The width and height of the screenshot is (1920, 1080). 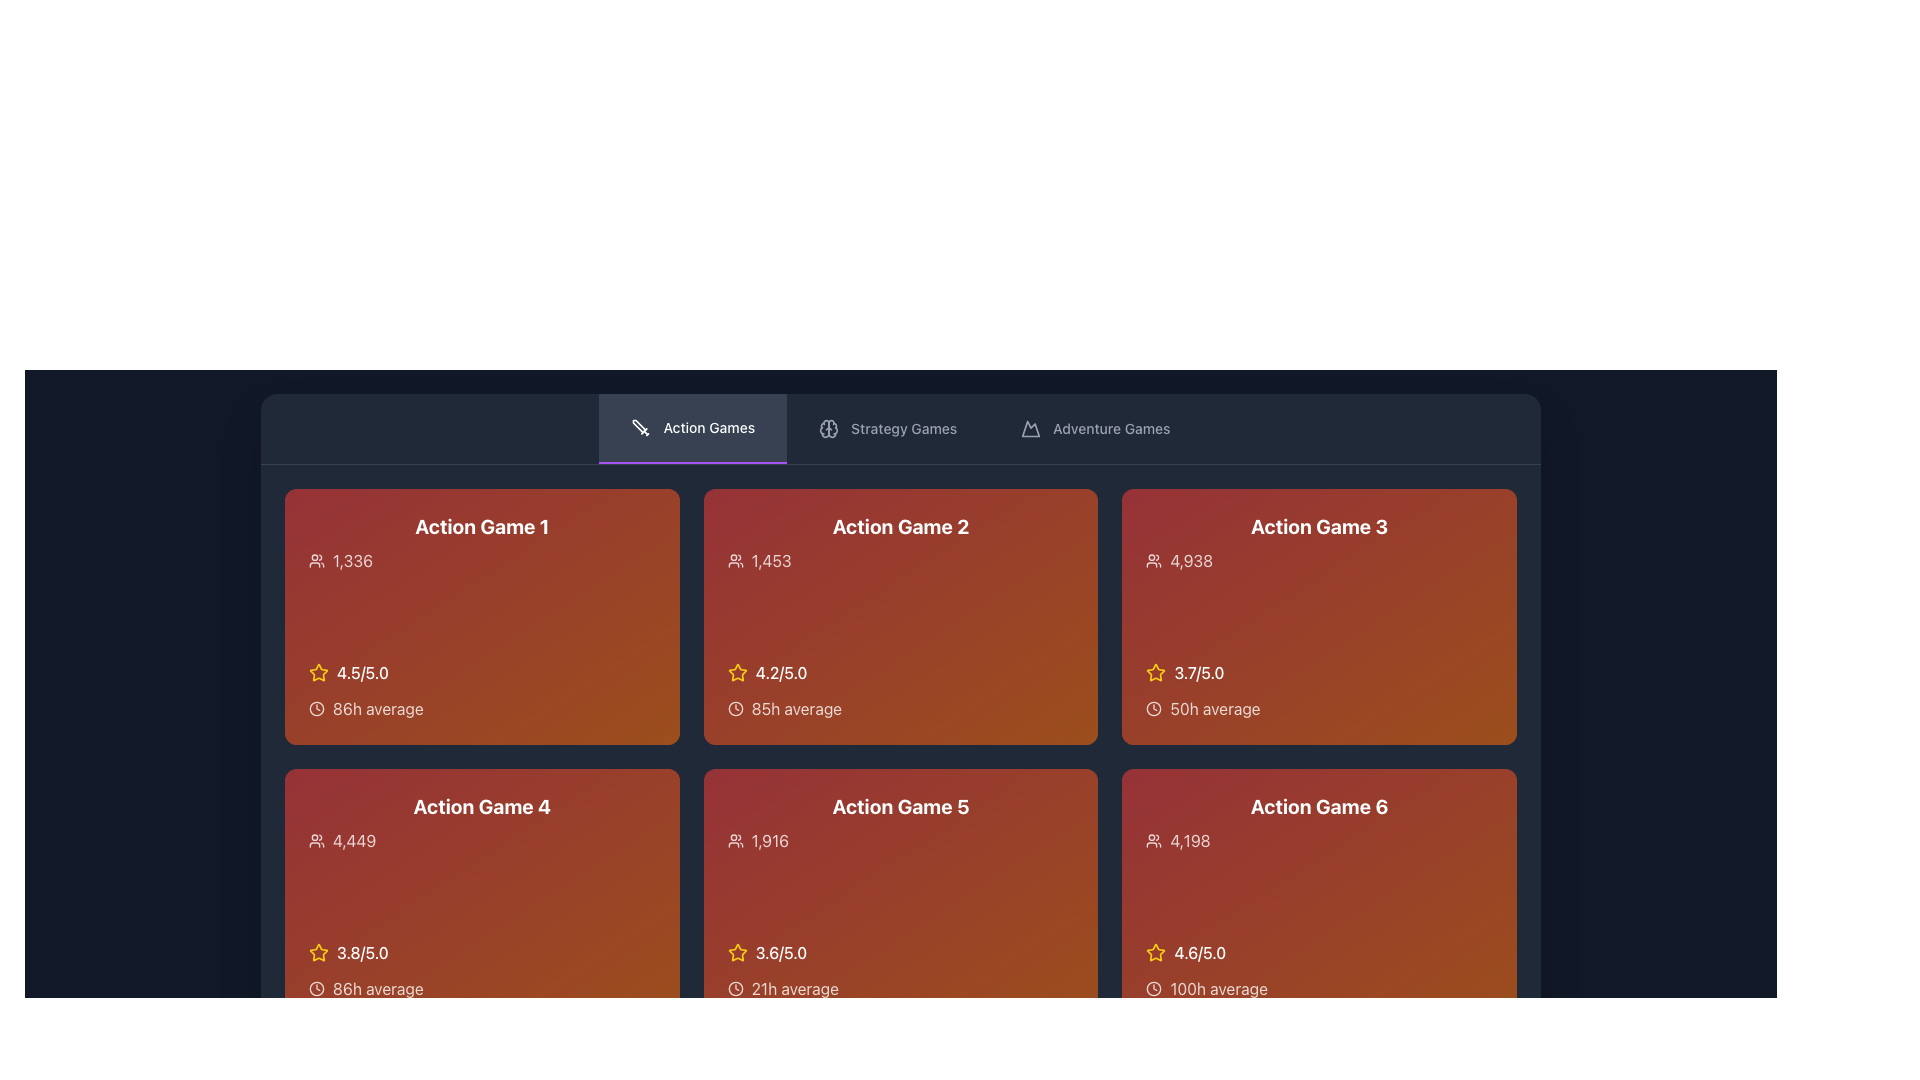 What do you see at coordinates (900, 805) in the screenshot?
I see `the text label that serves as the title for the game content, located in the bottom row of a three-column grid layout, positioned above statistics and icons` at bounding box center [900, 805].